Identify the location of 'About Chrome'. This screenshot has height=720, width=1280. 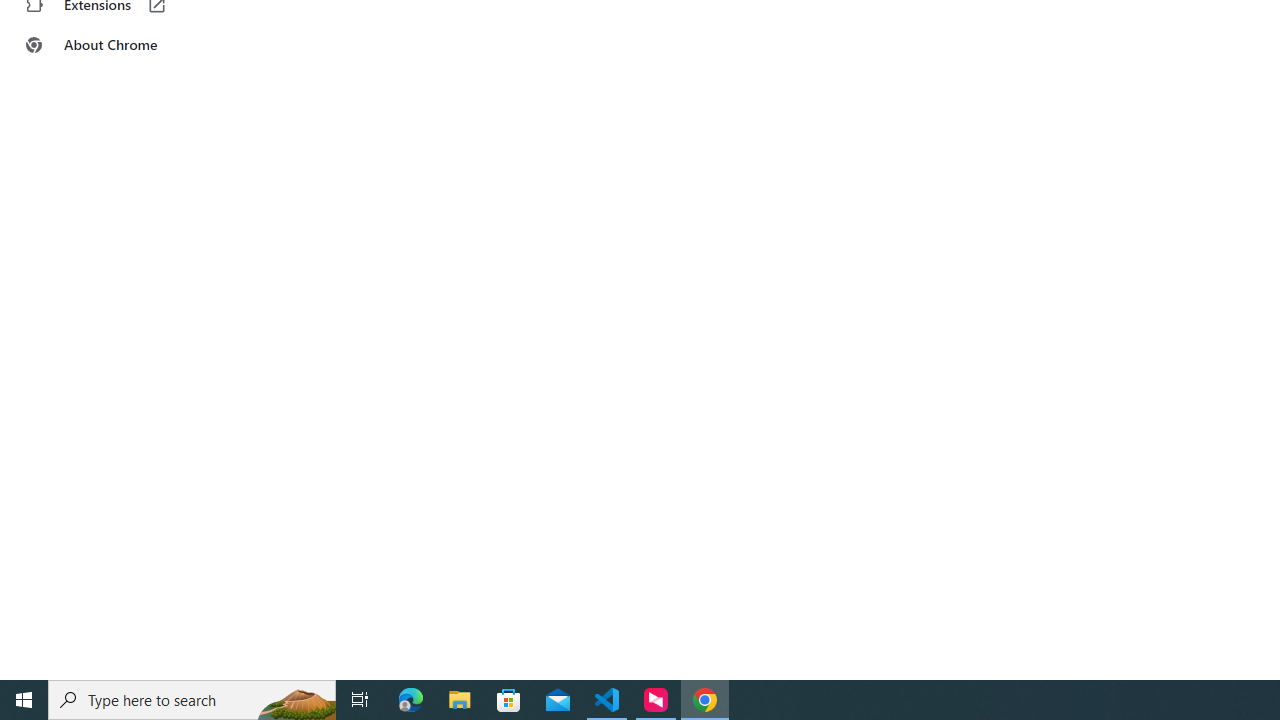
(123, 45).